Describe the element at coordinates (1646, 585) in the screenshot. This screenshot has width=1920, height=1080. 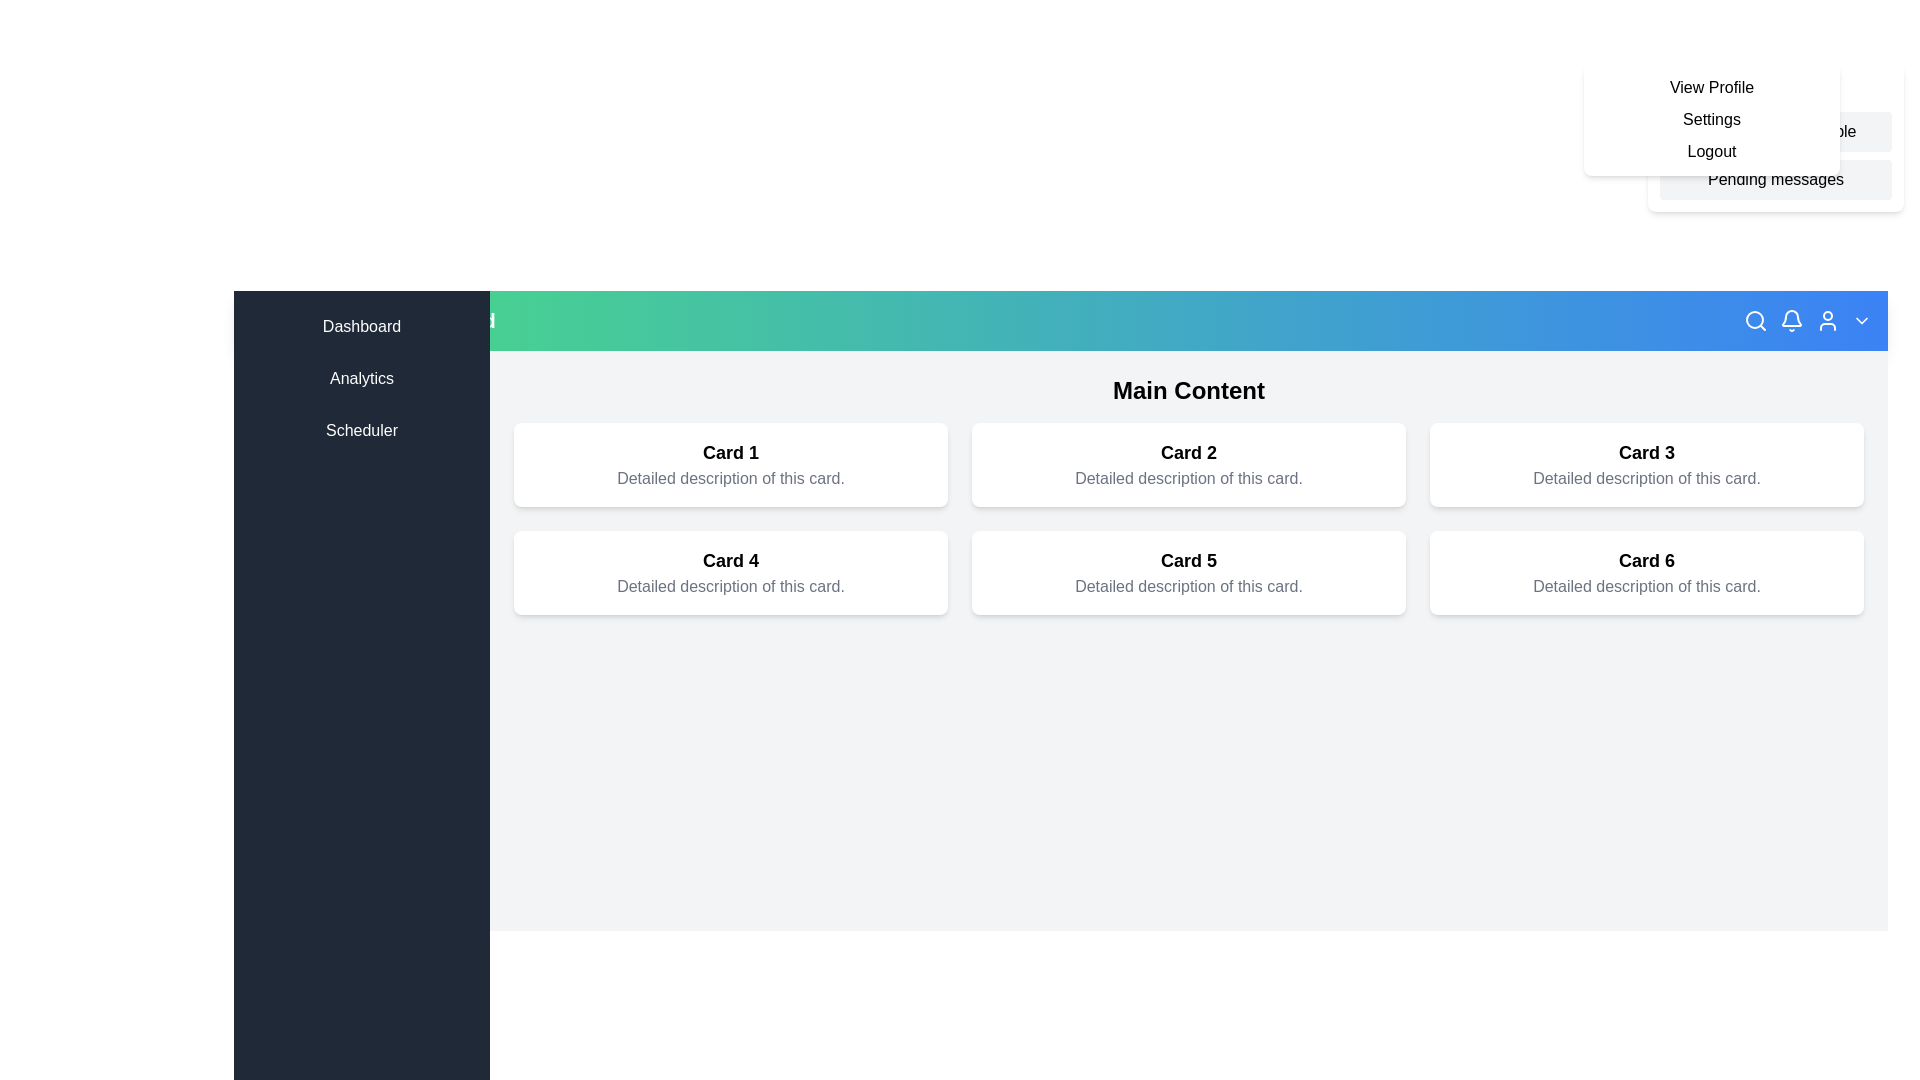
I see `the text label that contains the content 'Detailed description of this card.' located below the title 'Card 6' in the second row, third column of the grid layout` at that location.